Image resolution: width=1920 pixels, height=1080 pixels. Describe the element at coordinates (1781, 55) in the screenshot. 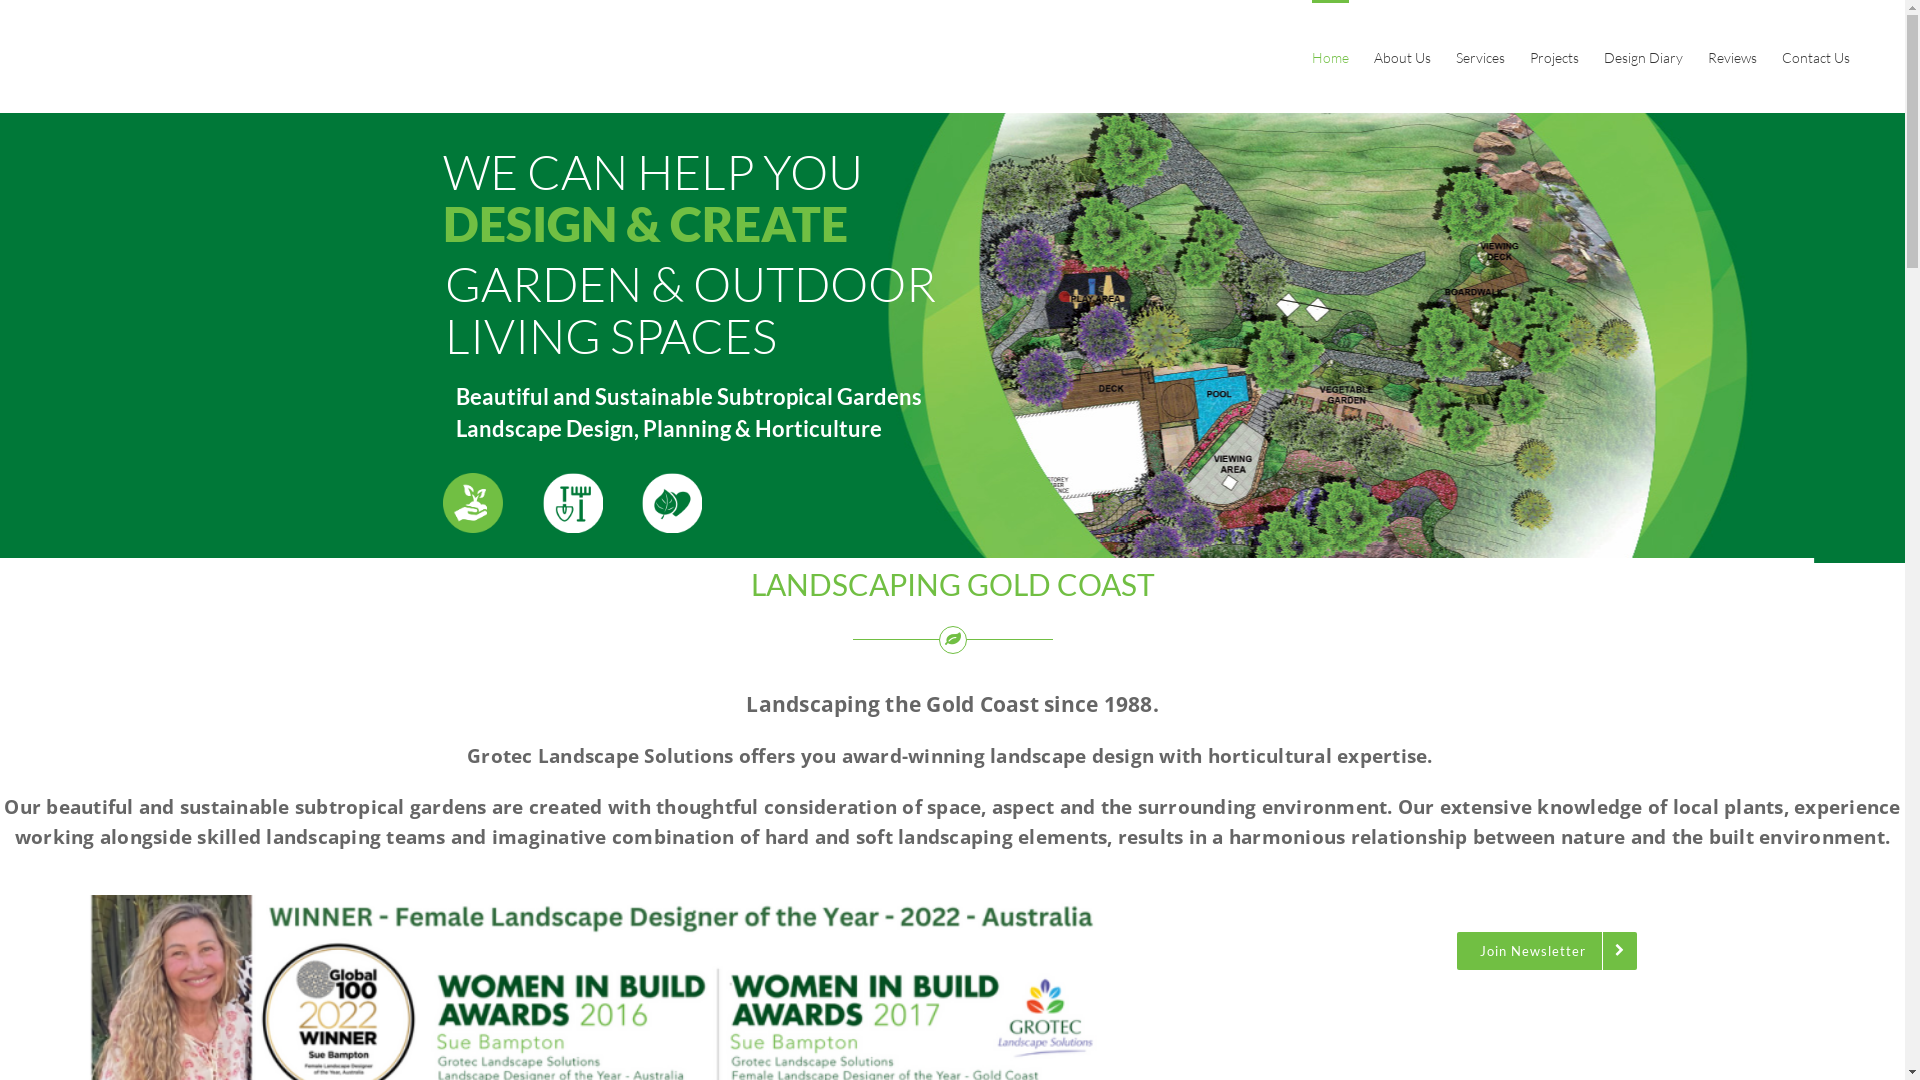

I see `'Contact Us'` at that location.